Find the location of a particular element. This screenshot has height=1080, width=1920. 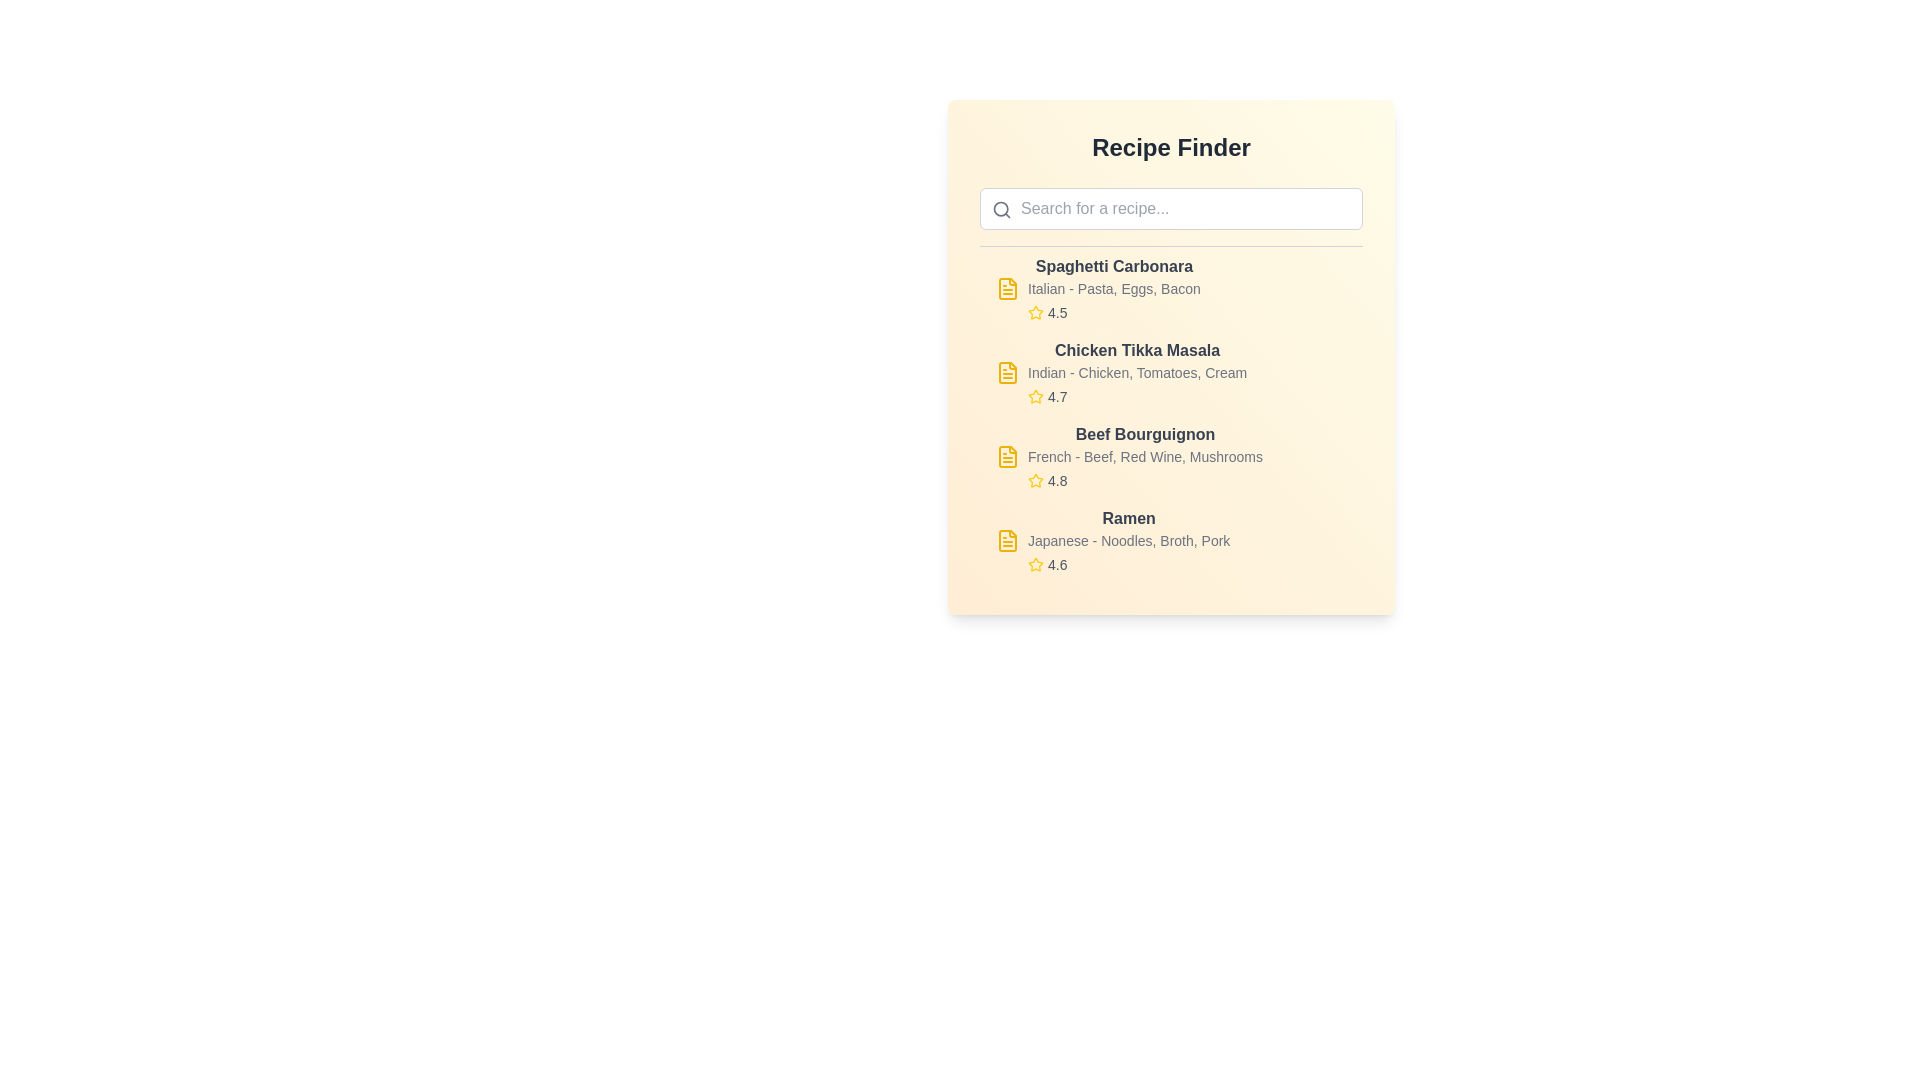

numeric rating text label for the 'Chicken Tikka Masala' recipe, located in the rating section to the right of the yellow star icon in the second row under the 'Recipe Finder' heading is located at coordinates (1056, 397).